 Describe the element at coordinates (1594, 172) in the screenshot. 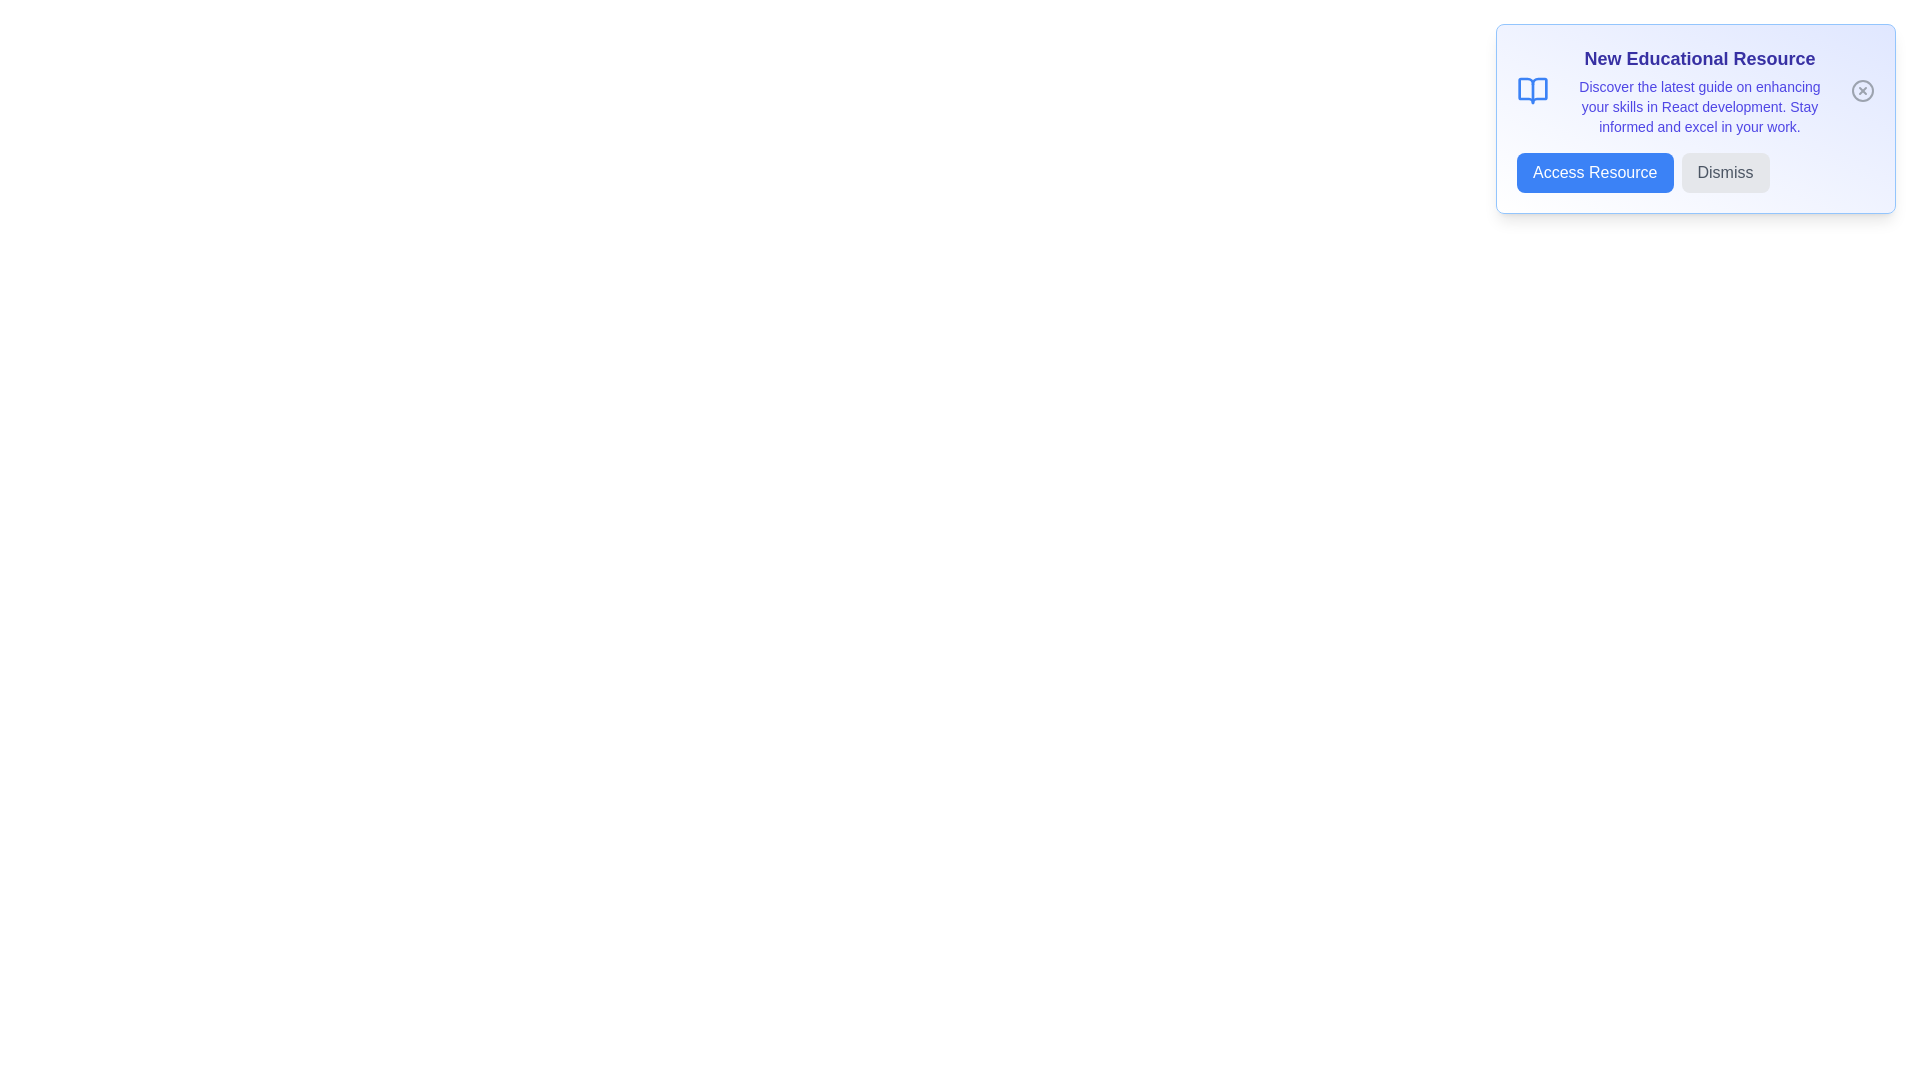

I see `the 'Access Resource' button to navigate to the resource` at that location.